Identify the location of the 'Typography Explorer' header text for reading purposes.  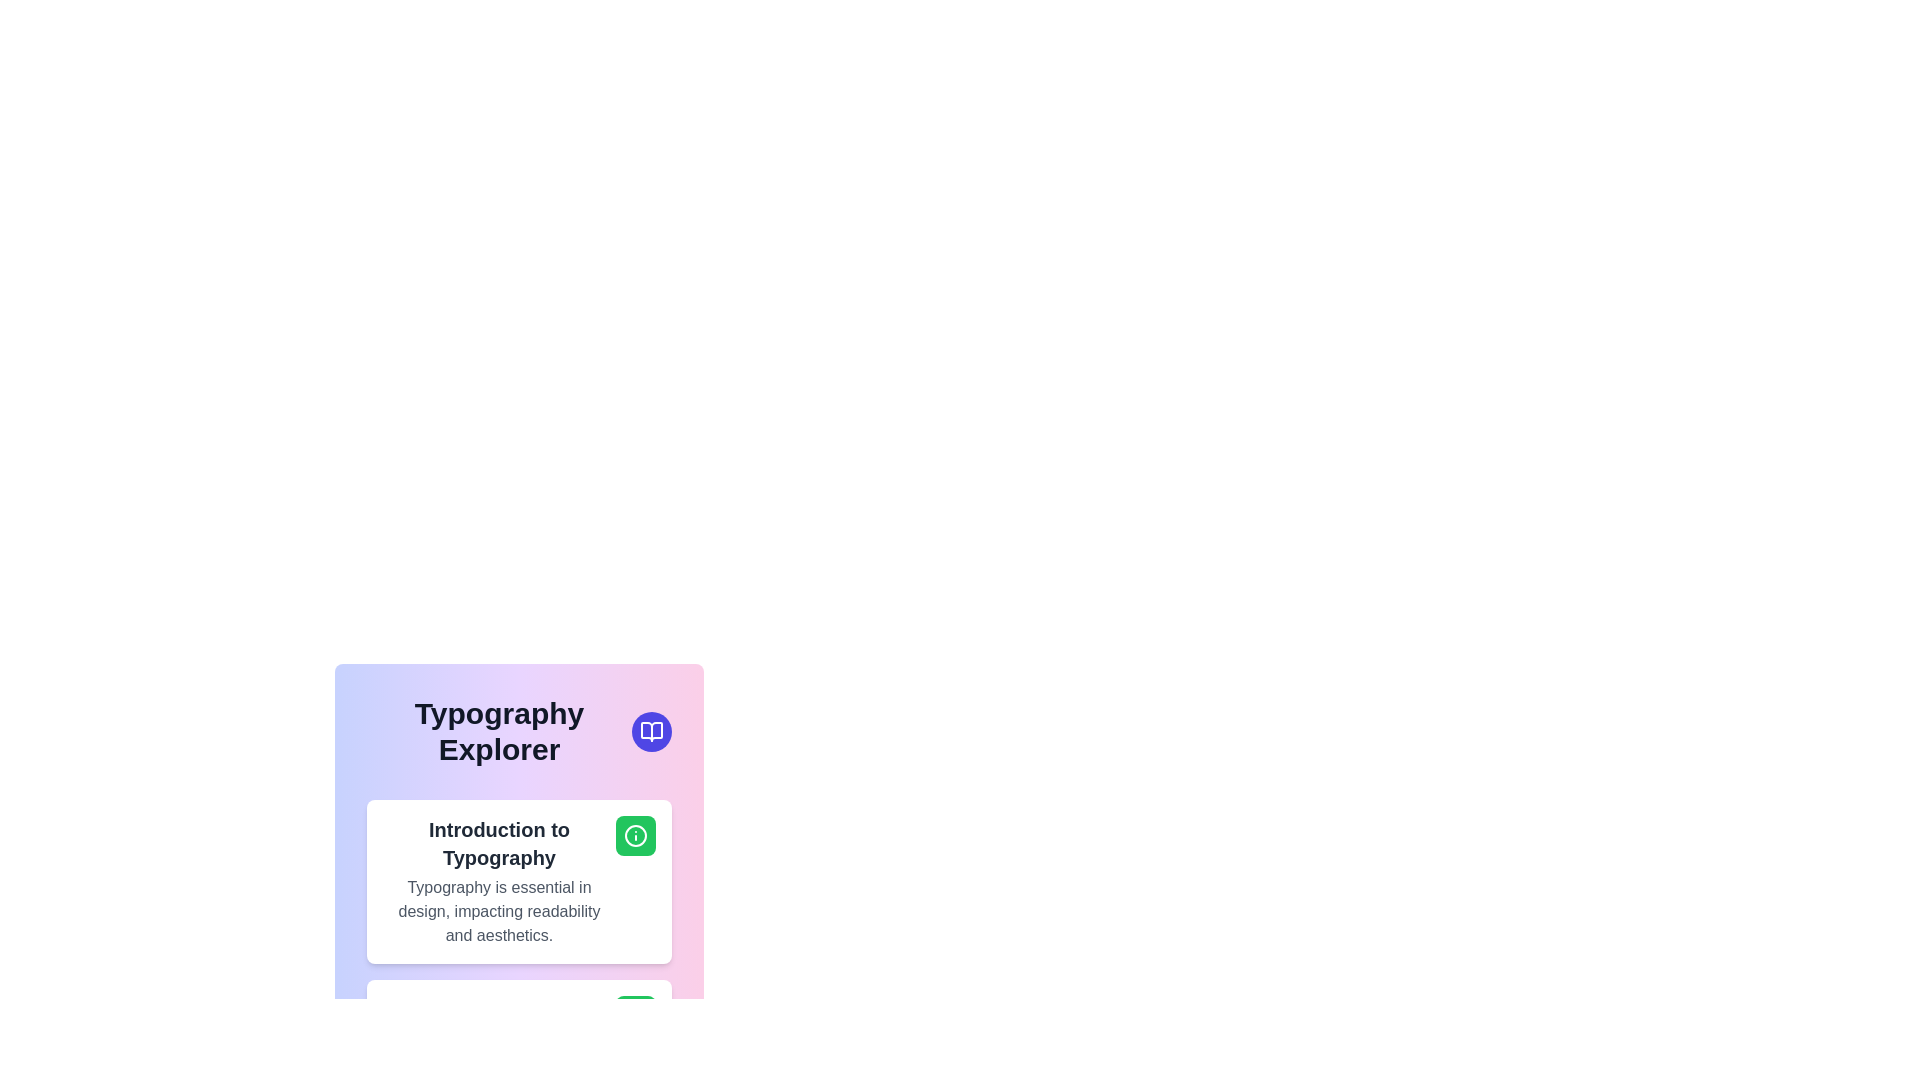
(519, 732).